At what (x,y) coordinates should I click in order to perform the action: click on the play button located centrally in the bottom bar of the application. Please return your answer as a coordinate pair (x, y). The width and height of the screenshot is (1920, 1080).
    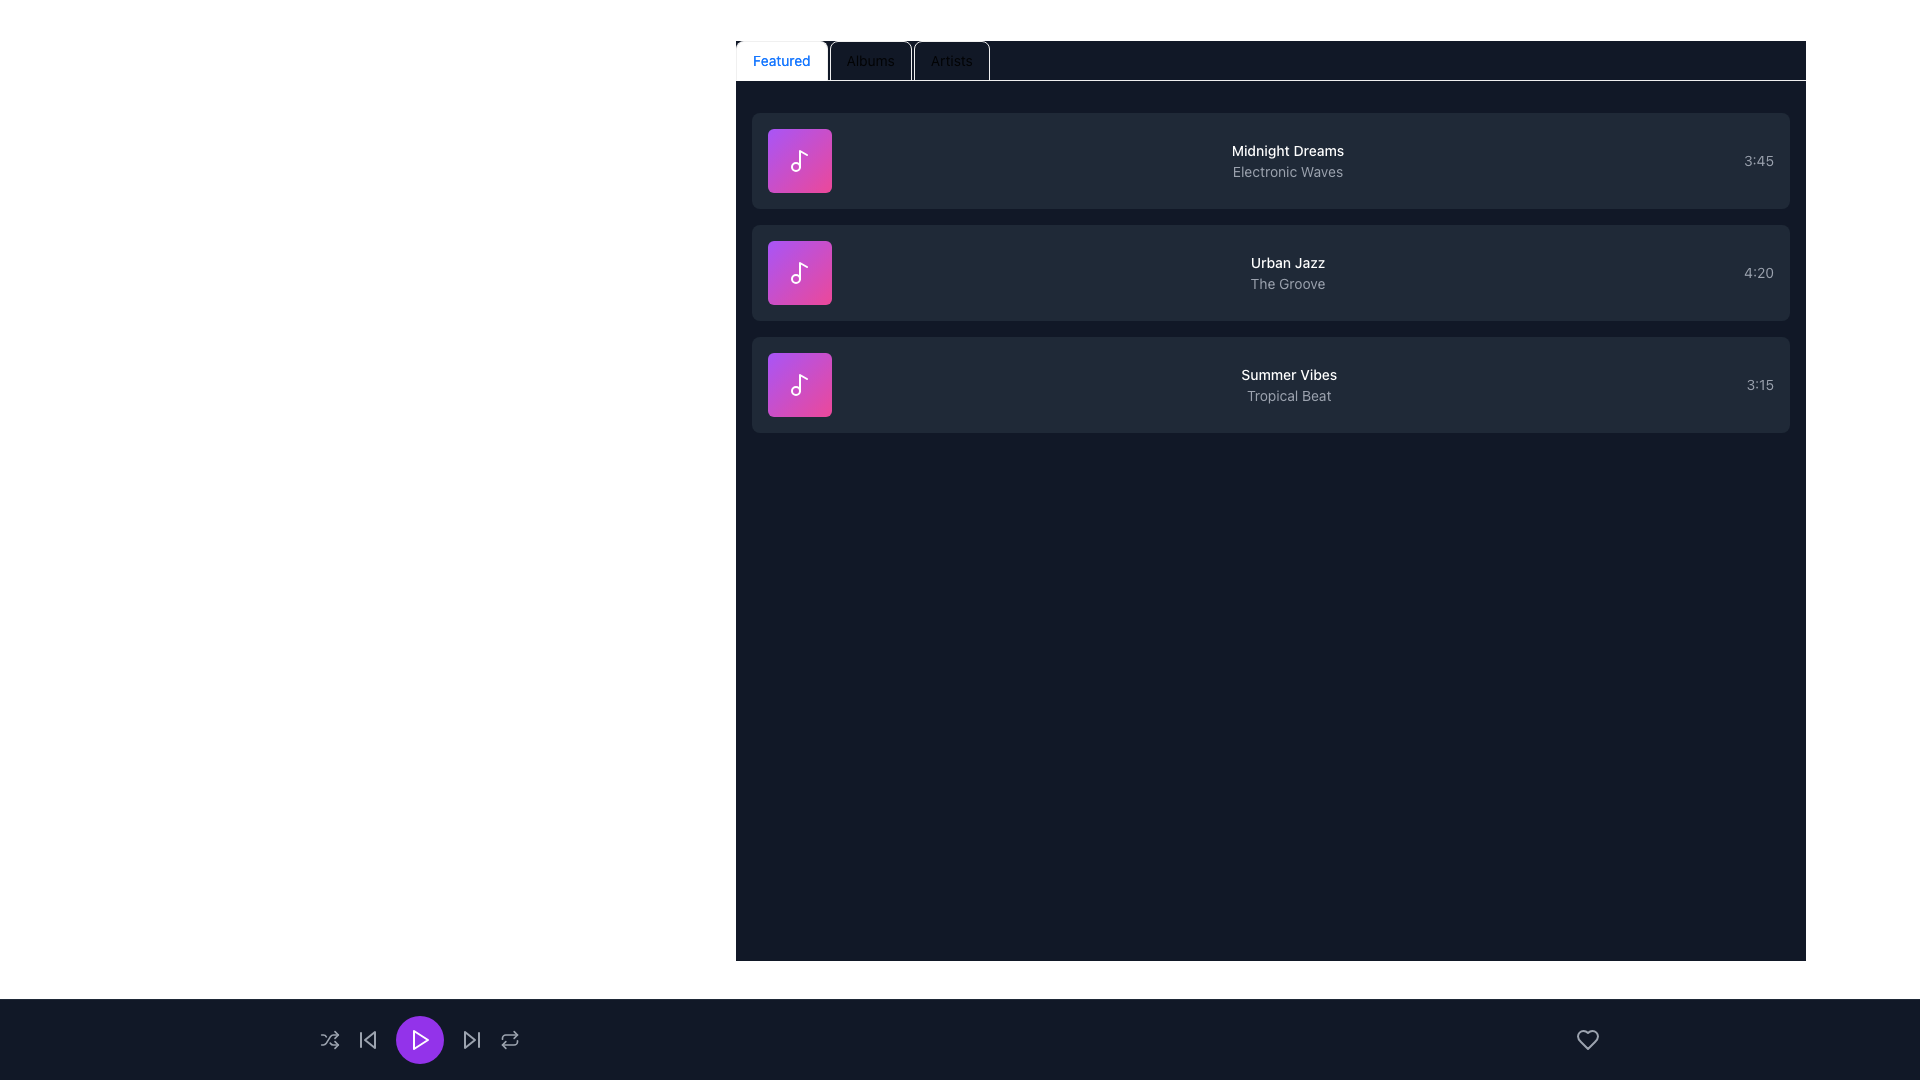
    Looking at the image, I should click on (419, 1039).